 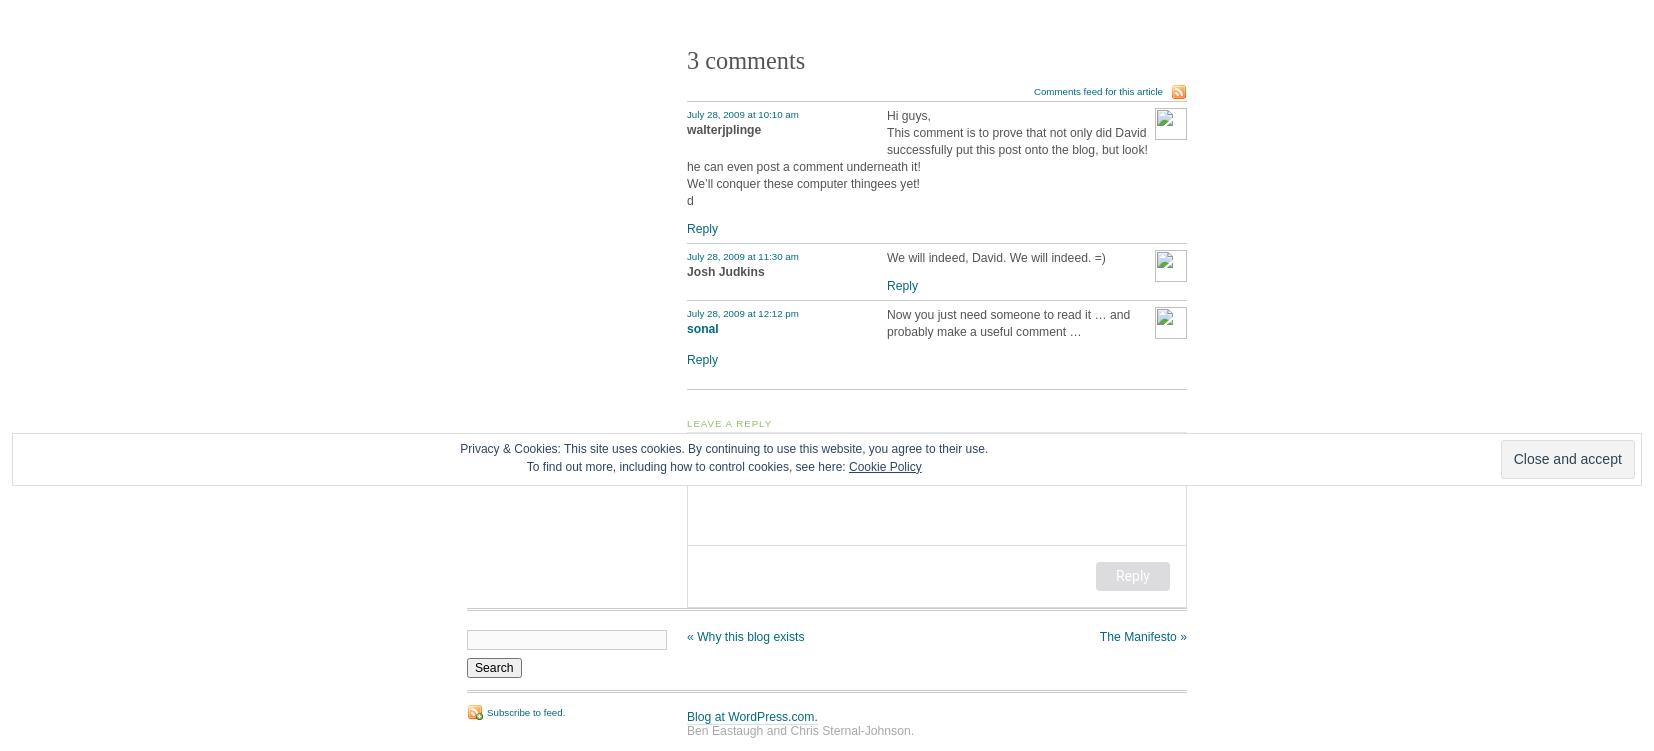 What do you see at coordinates (687, 715) in the screenshot?
I see `'Blog at WordPress.com.'` at bounding box center [687, 715].